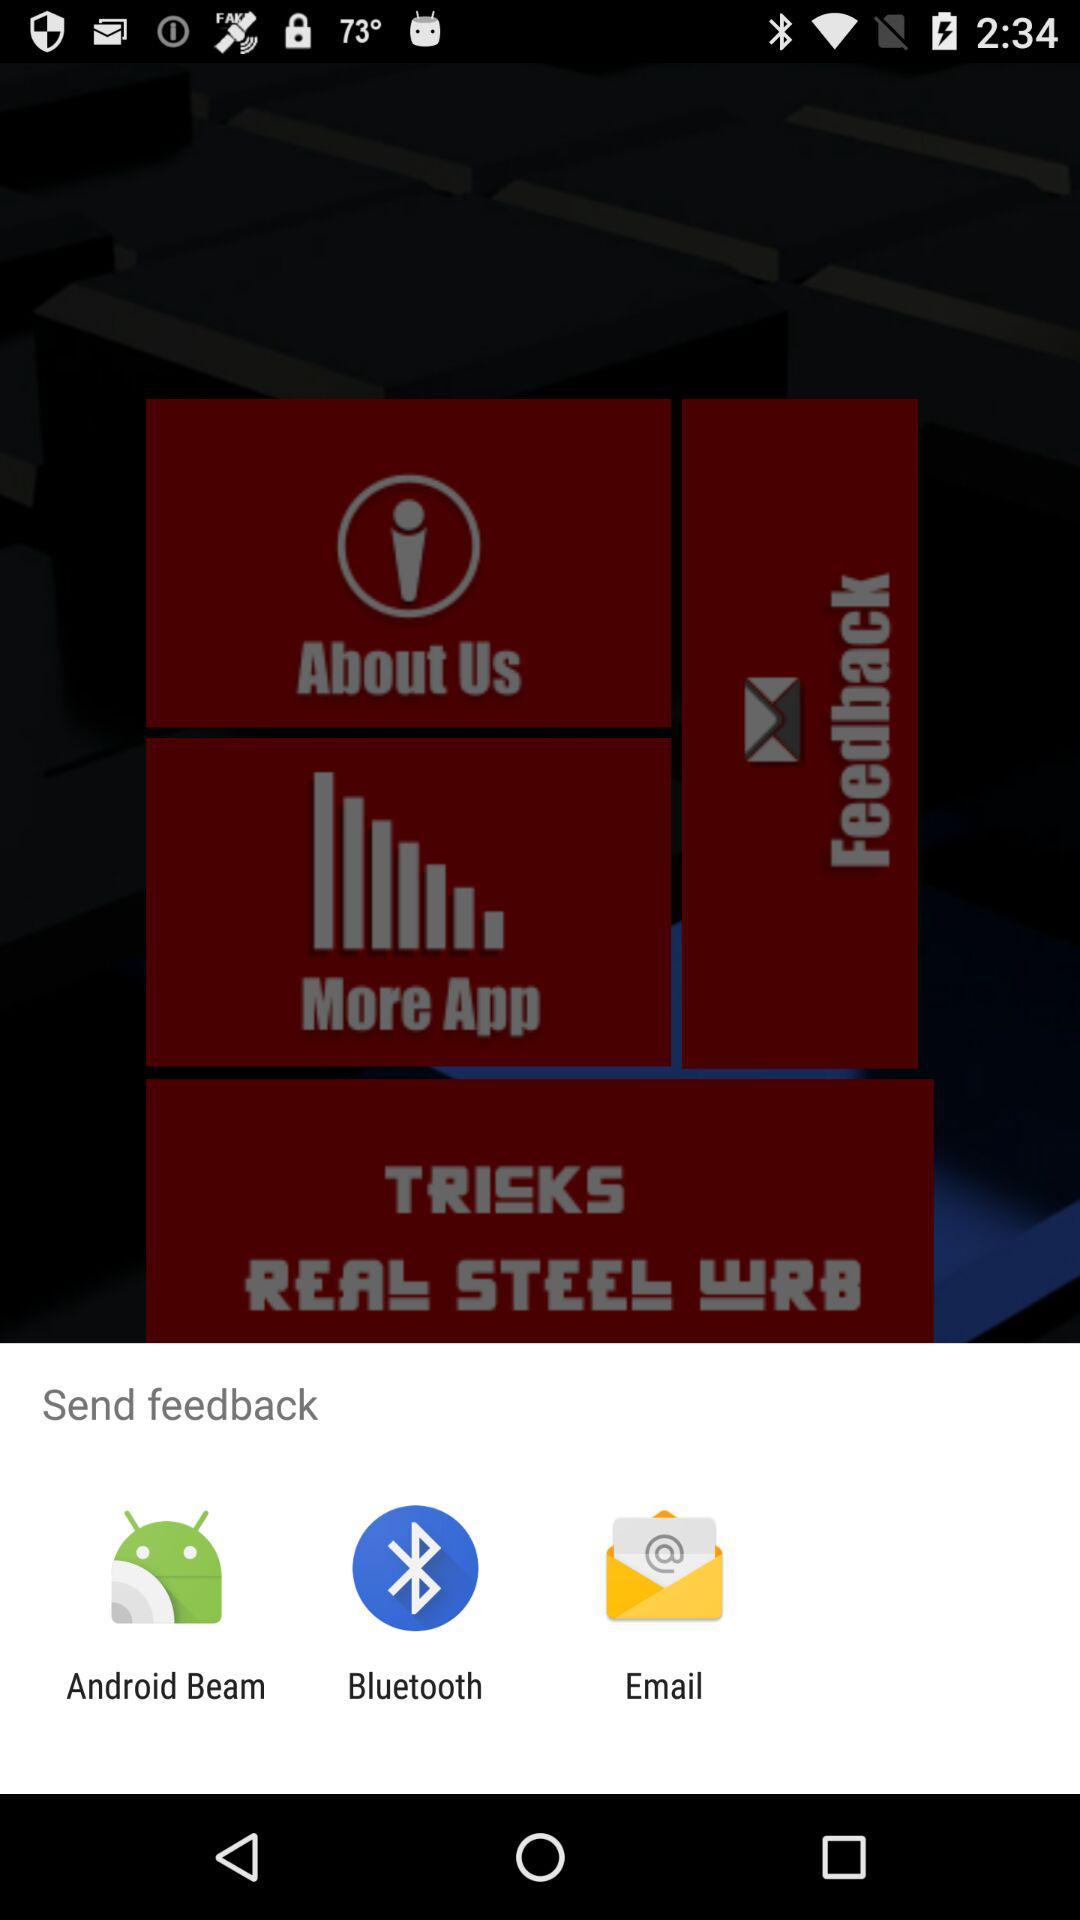 The width and height of the screenshot is (1080, 1920). Describe the element at coordinates (414, 1705) in the screenshot. I see `the item to the right of the android beam icon` at that location.